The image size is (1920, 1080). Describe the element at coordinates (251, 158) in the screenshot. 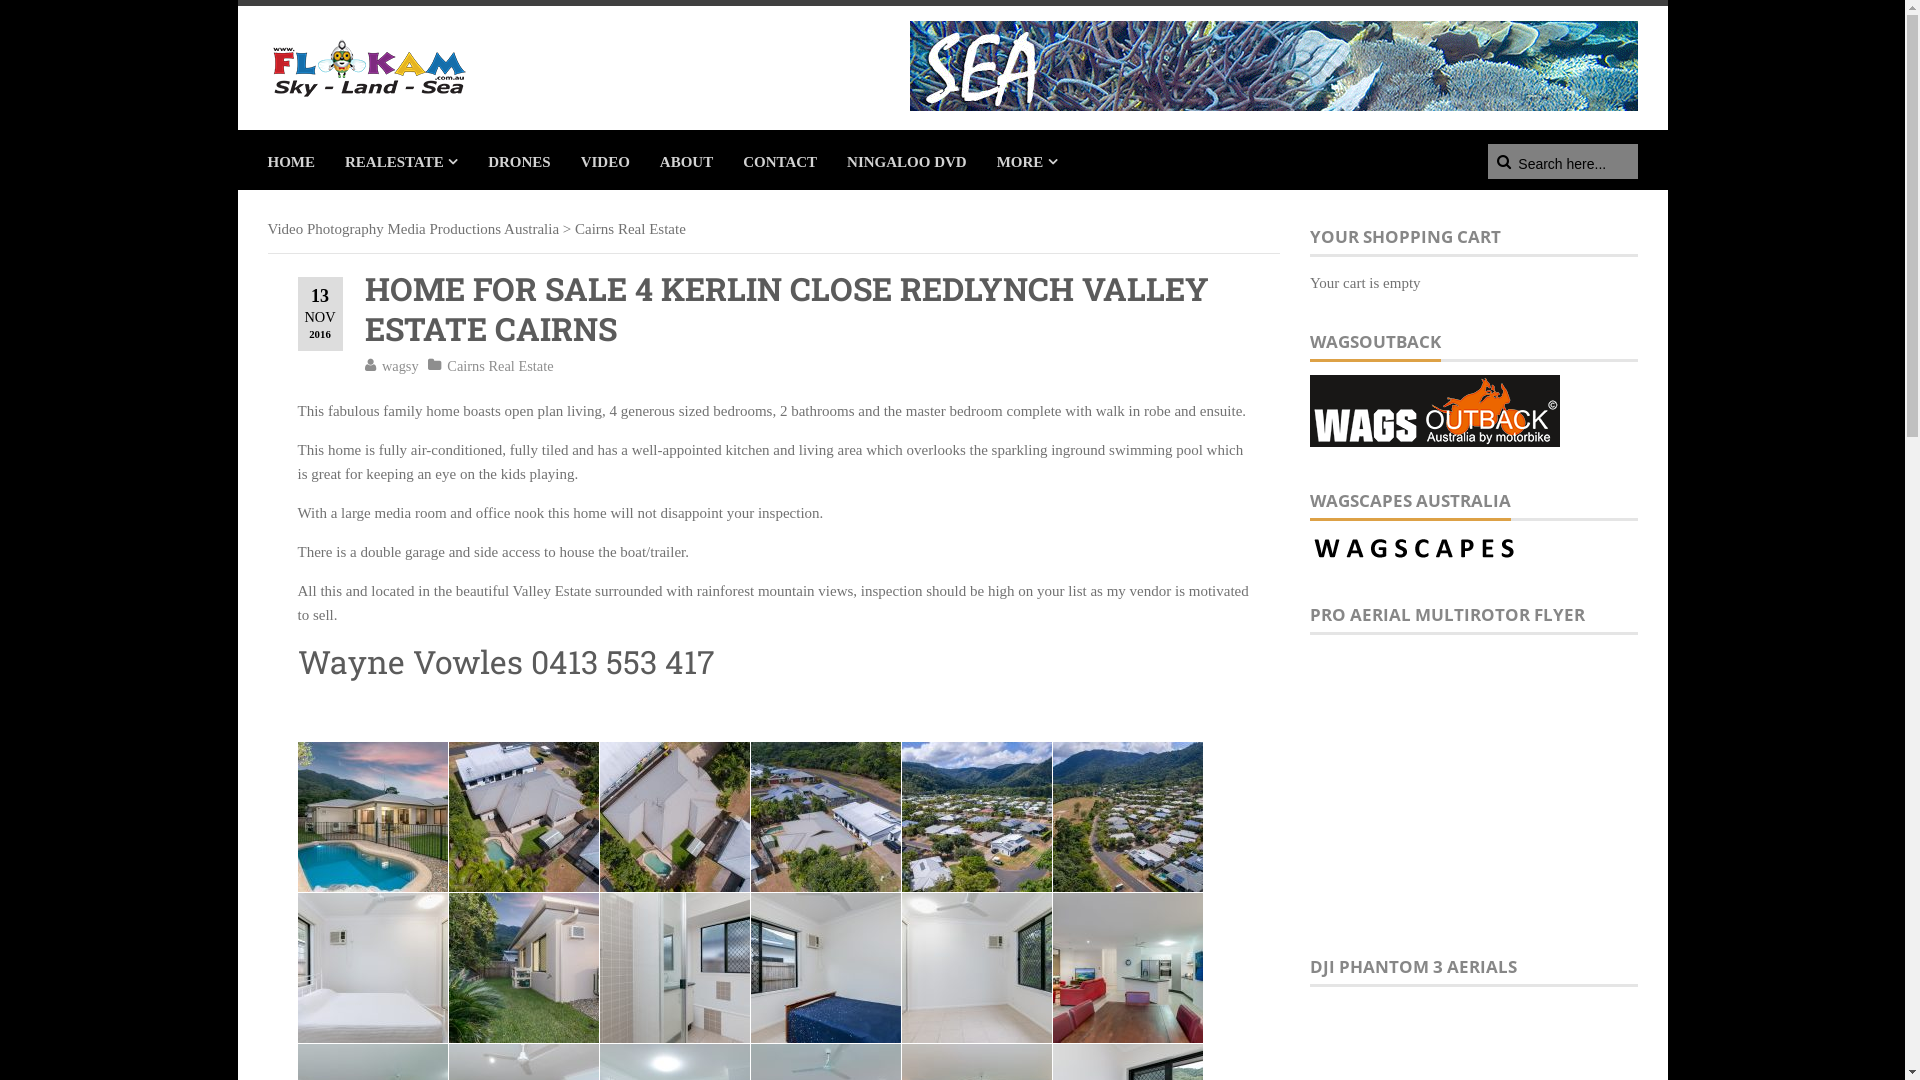

I see `'HOME'` at that location.